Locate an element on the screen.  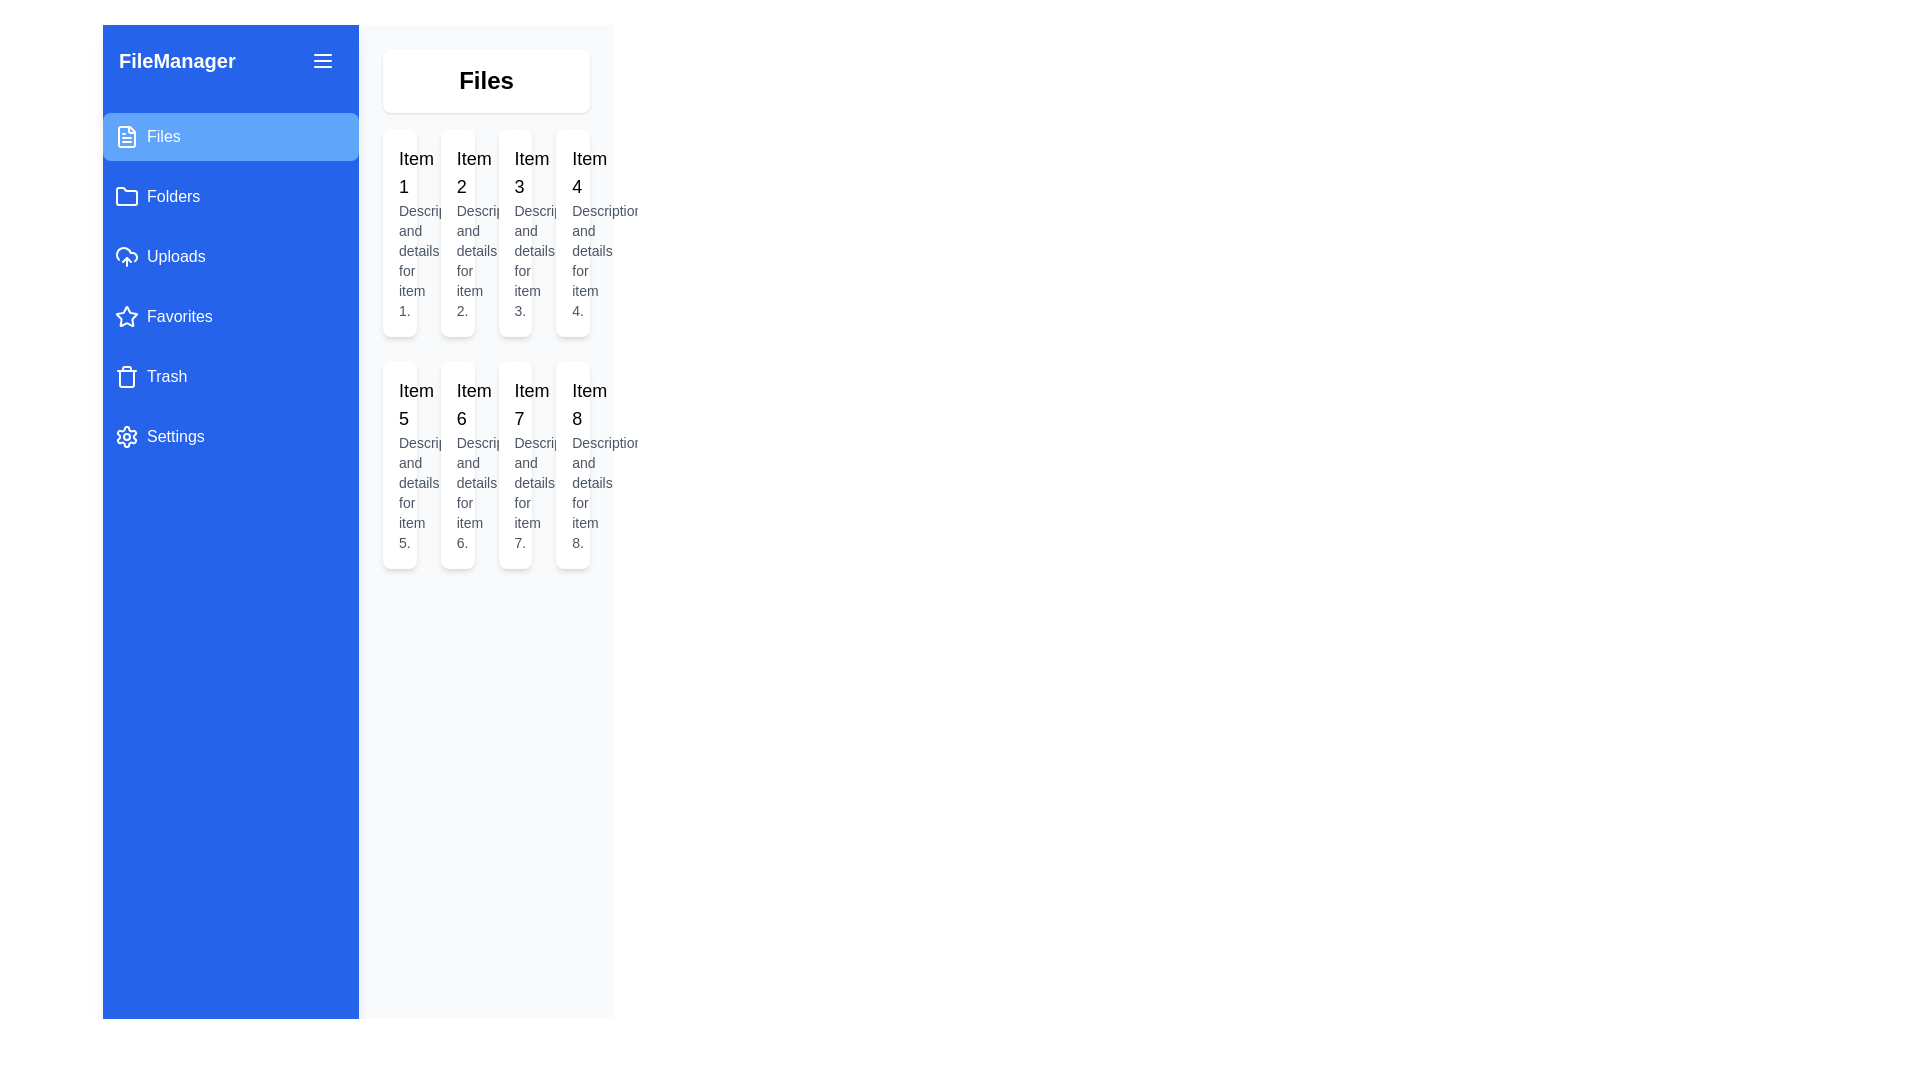
the 'Files' menu icon, which is styled as a document with text lines and is set against a blue background in the sidebar is located at coordinates (125, 136).